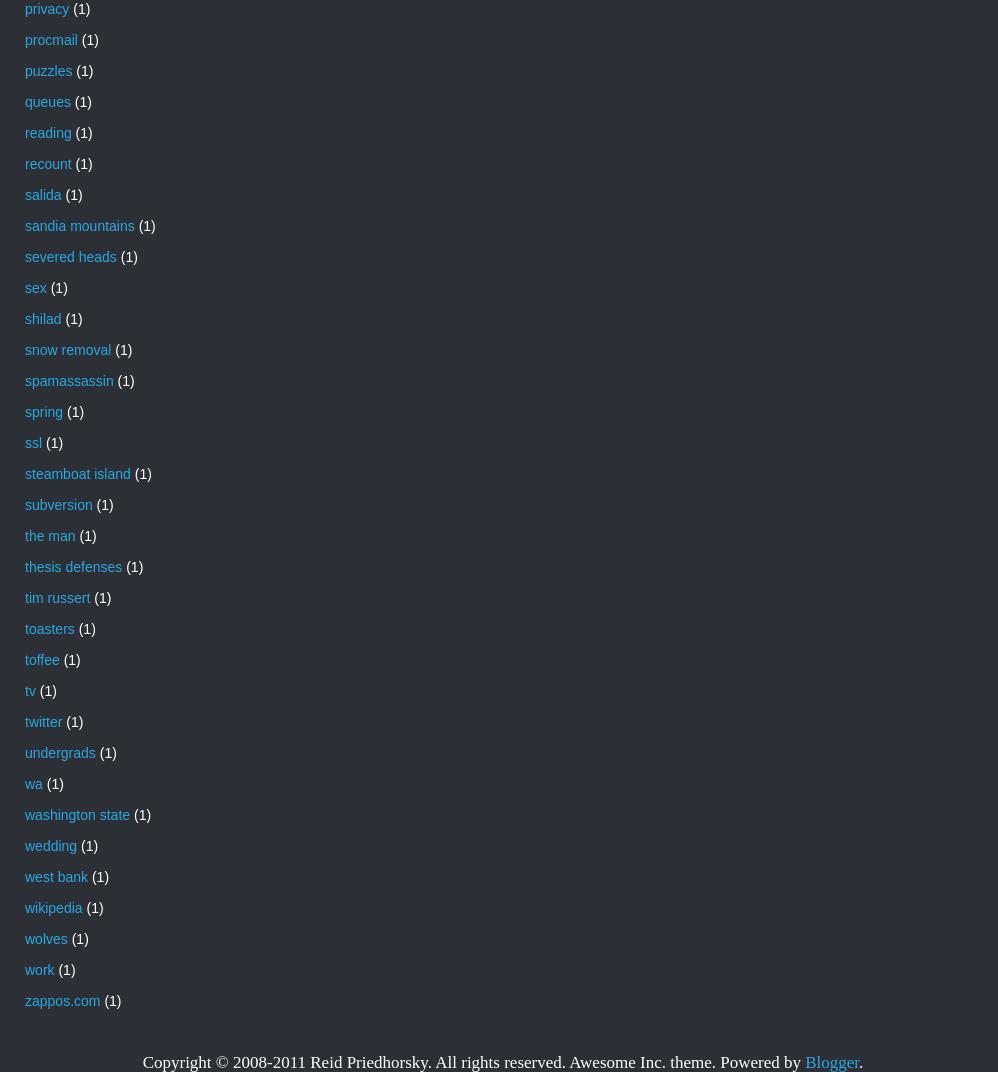  I want to click on 'washington state', so click(76, 812).